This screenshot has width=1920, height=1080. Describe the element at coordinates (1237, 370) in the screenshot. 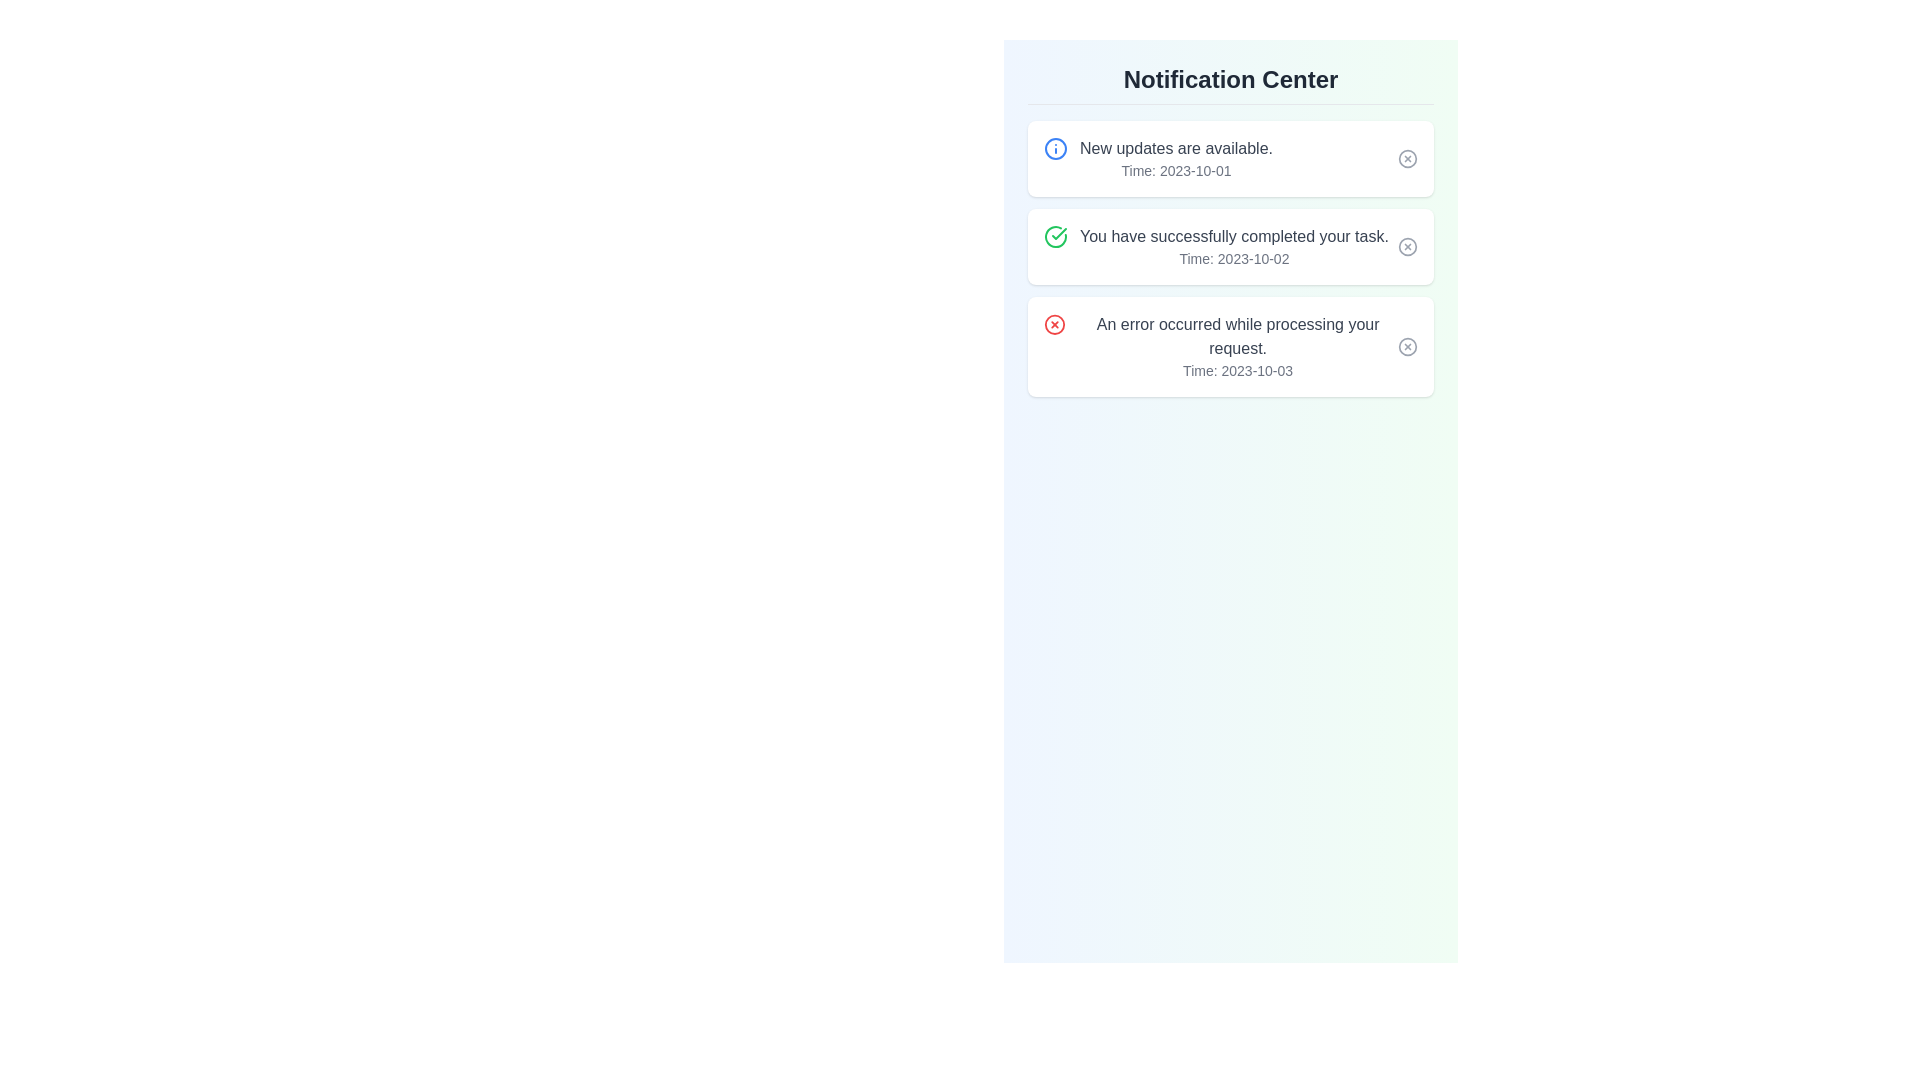

I see `the small text label displaying 'Time: 2023-10-03' which is located below the error message in the third notification card of the 'Notification Center'` at that location.